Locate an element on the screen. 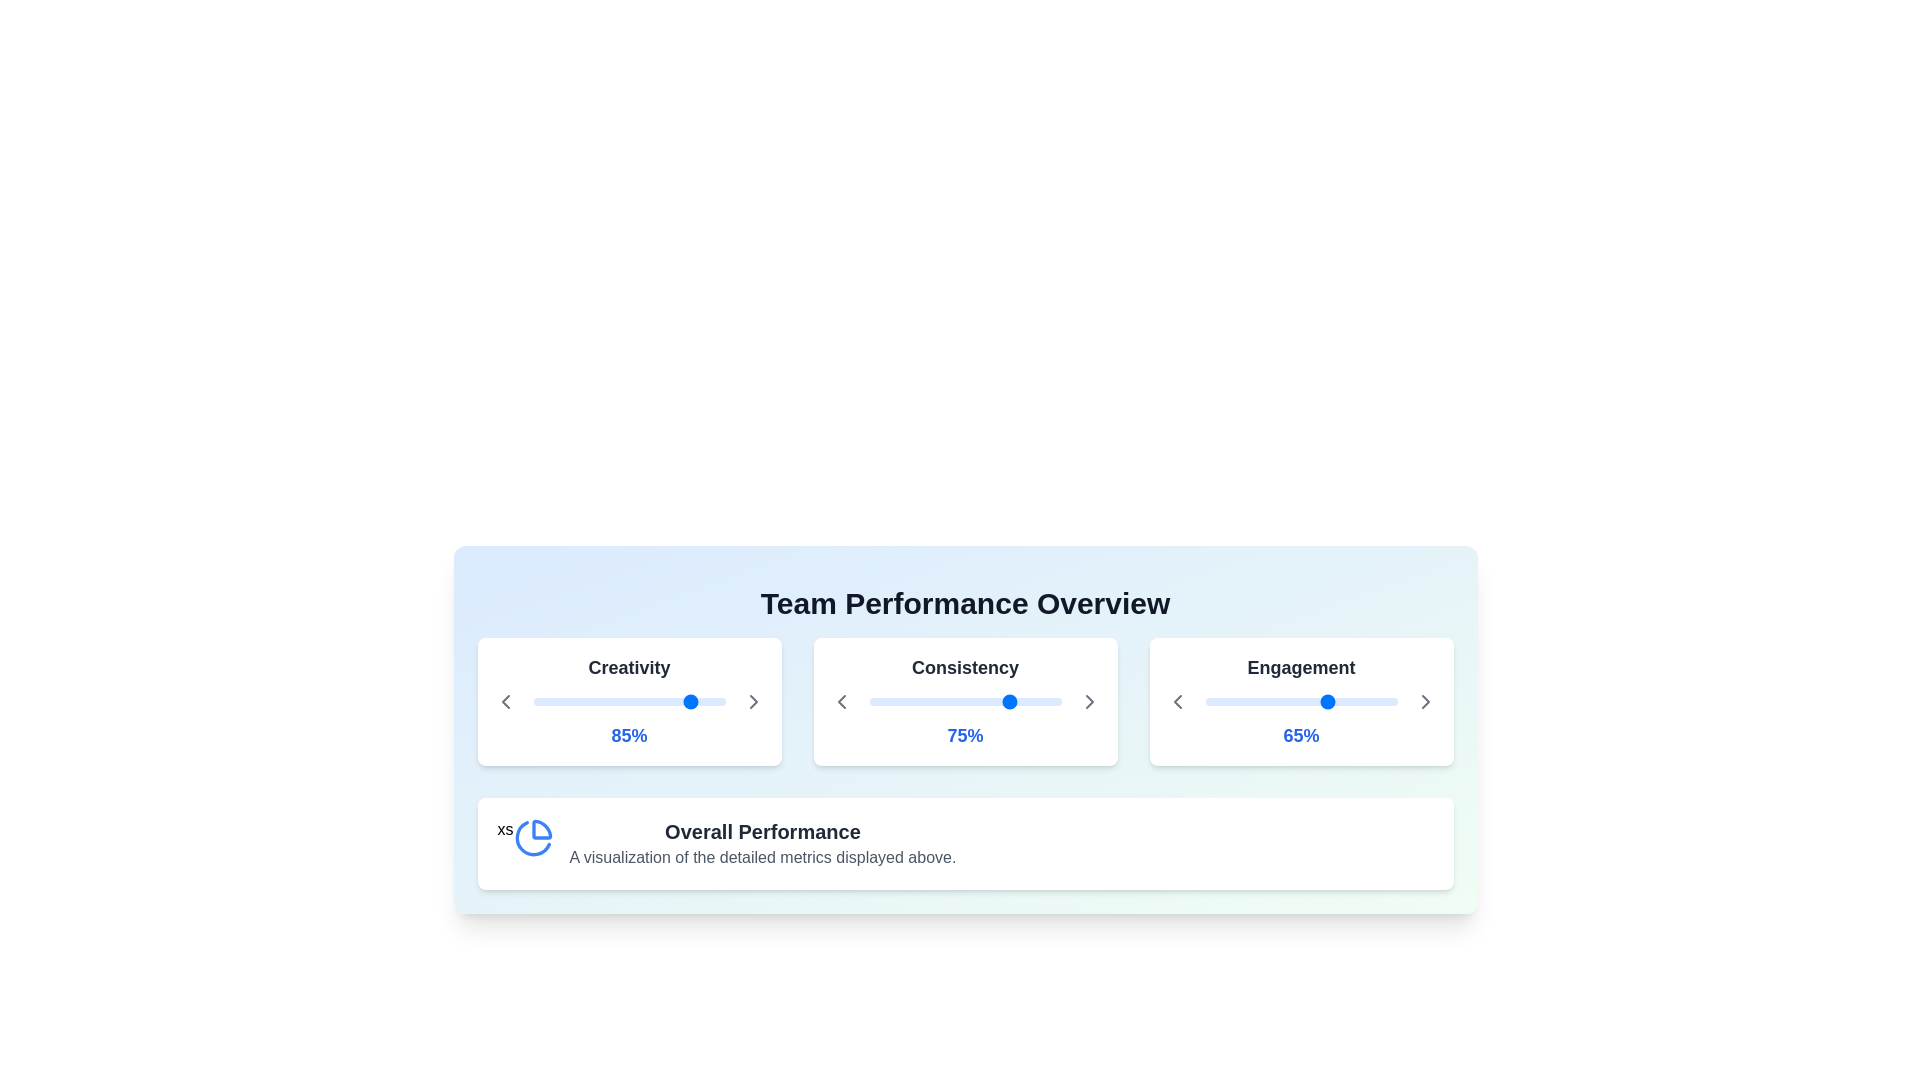 The image size is (1920, 1080). the 'Engagement' text label, which is styled in bold and dark gray, located at the top-center of the rightmost card in a row of three cards is located at coordinates (1301, 671).